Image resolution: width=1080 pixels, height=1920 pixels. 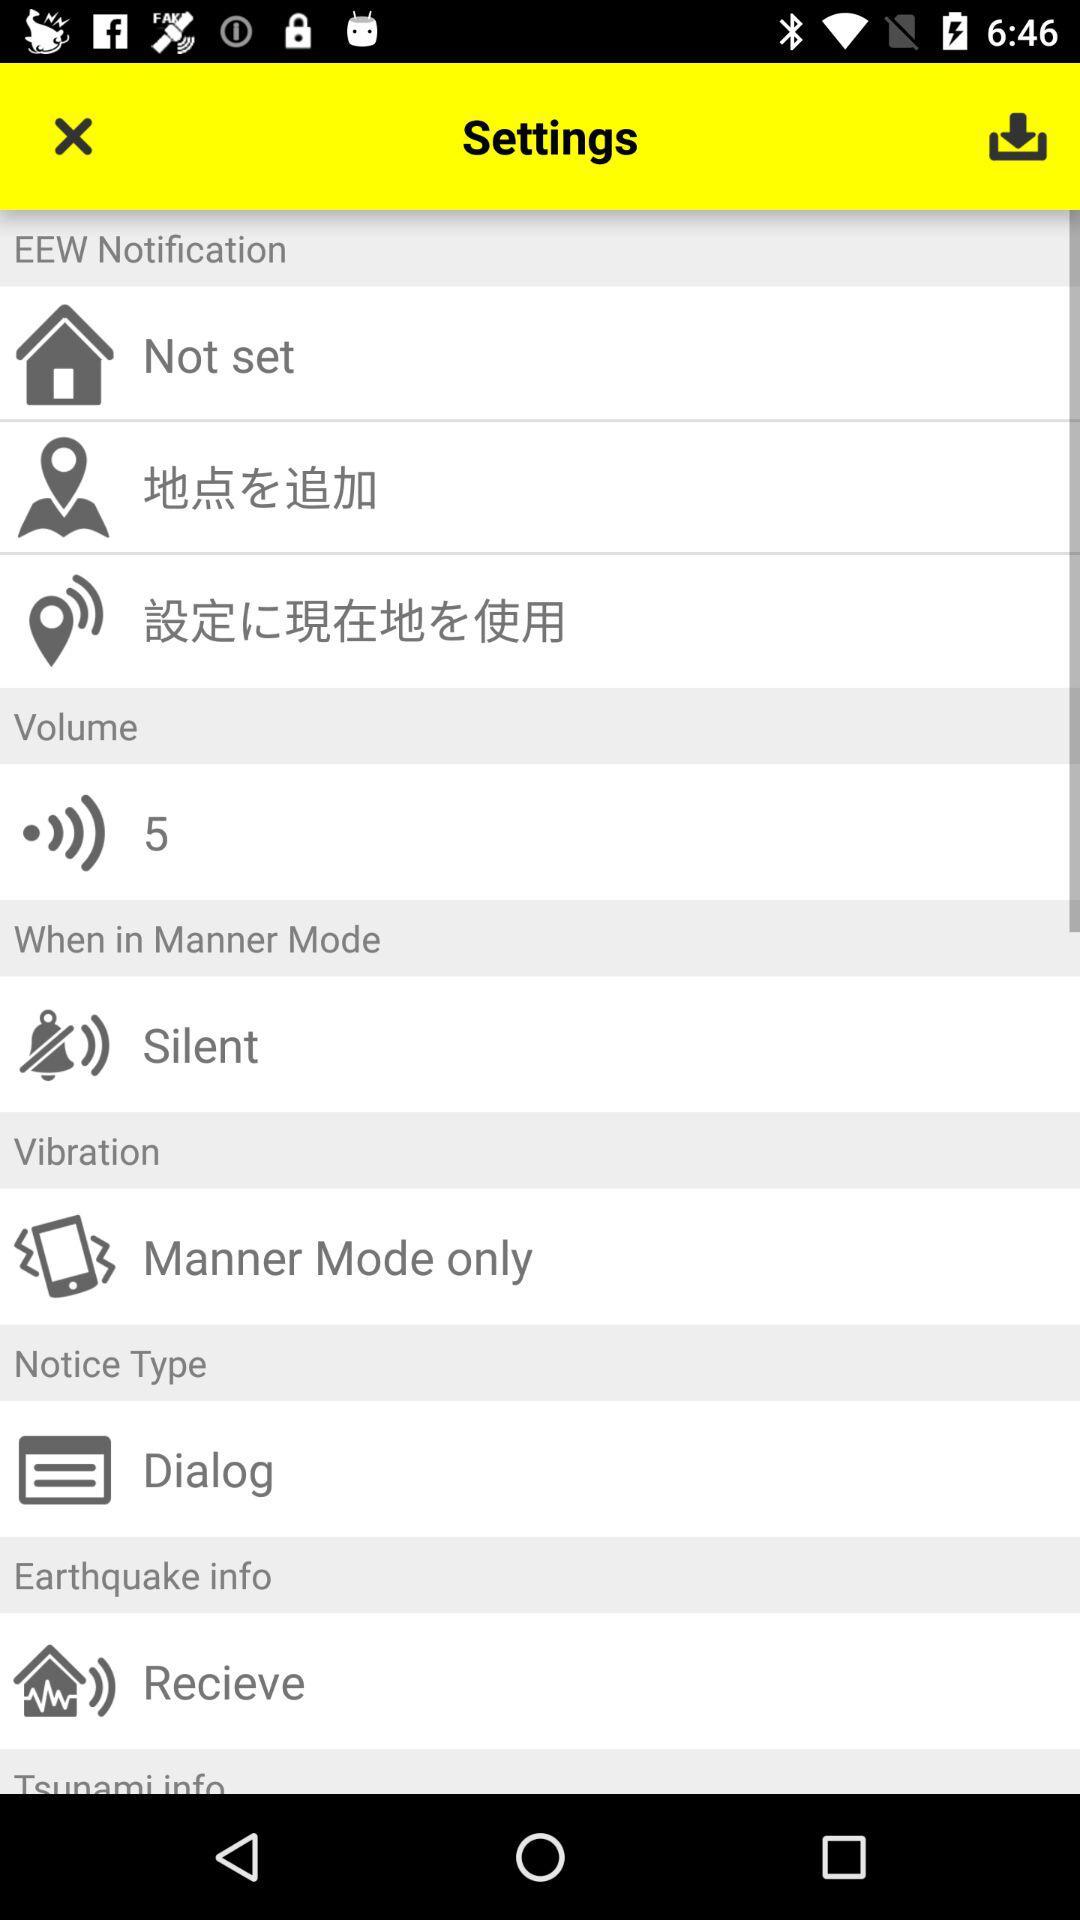 What do you see at coordinates (72, 135) in the screenshot?
I see `the item next to settings icon` at bounding box center [72, 135].